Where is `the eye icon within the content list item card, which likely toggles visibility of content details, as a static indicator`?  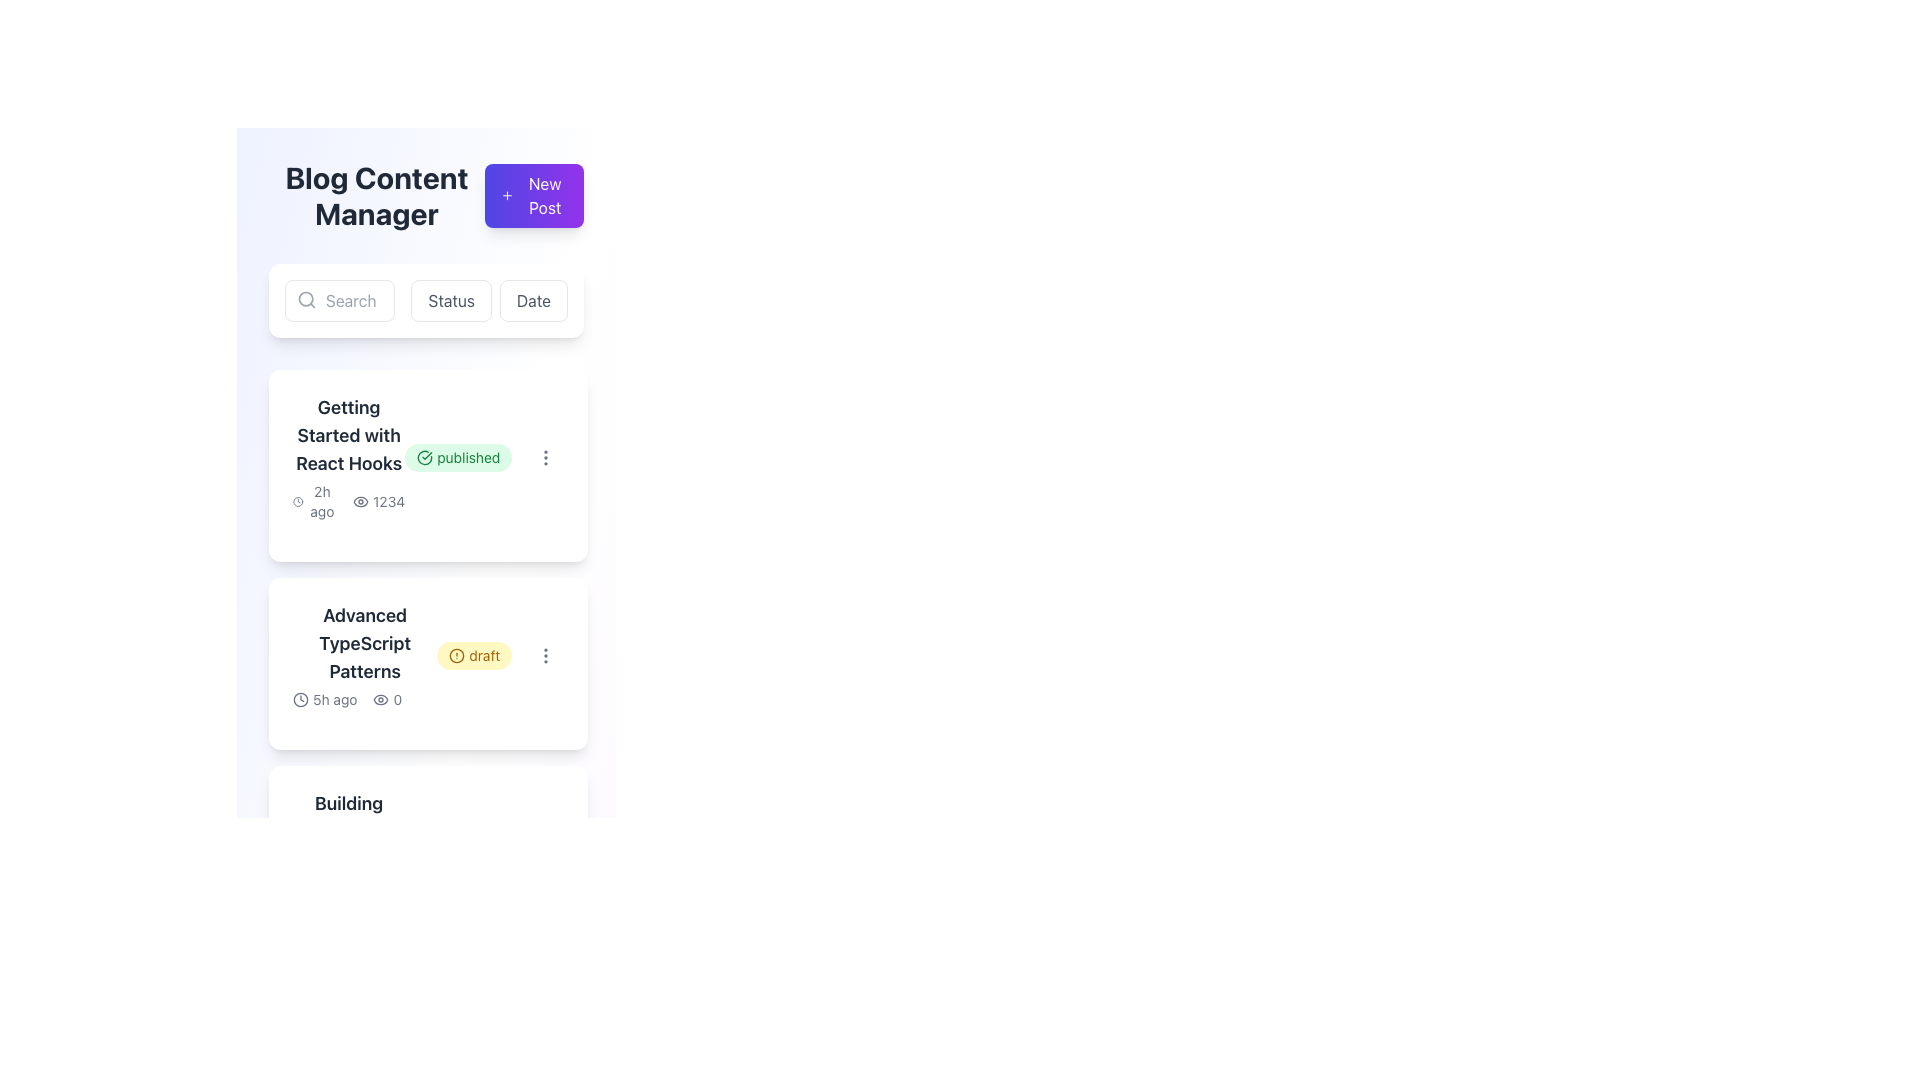
the eye icon within the content list item card, which likely toggles visibility of content details, as a static indicator is located at coordinates (381, 698).